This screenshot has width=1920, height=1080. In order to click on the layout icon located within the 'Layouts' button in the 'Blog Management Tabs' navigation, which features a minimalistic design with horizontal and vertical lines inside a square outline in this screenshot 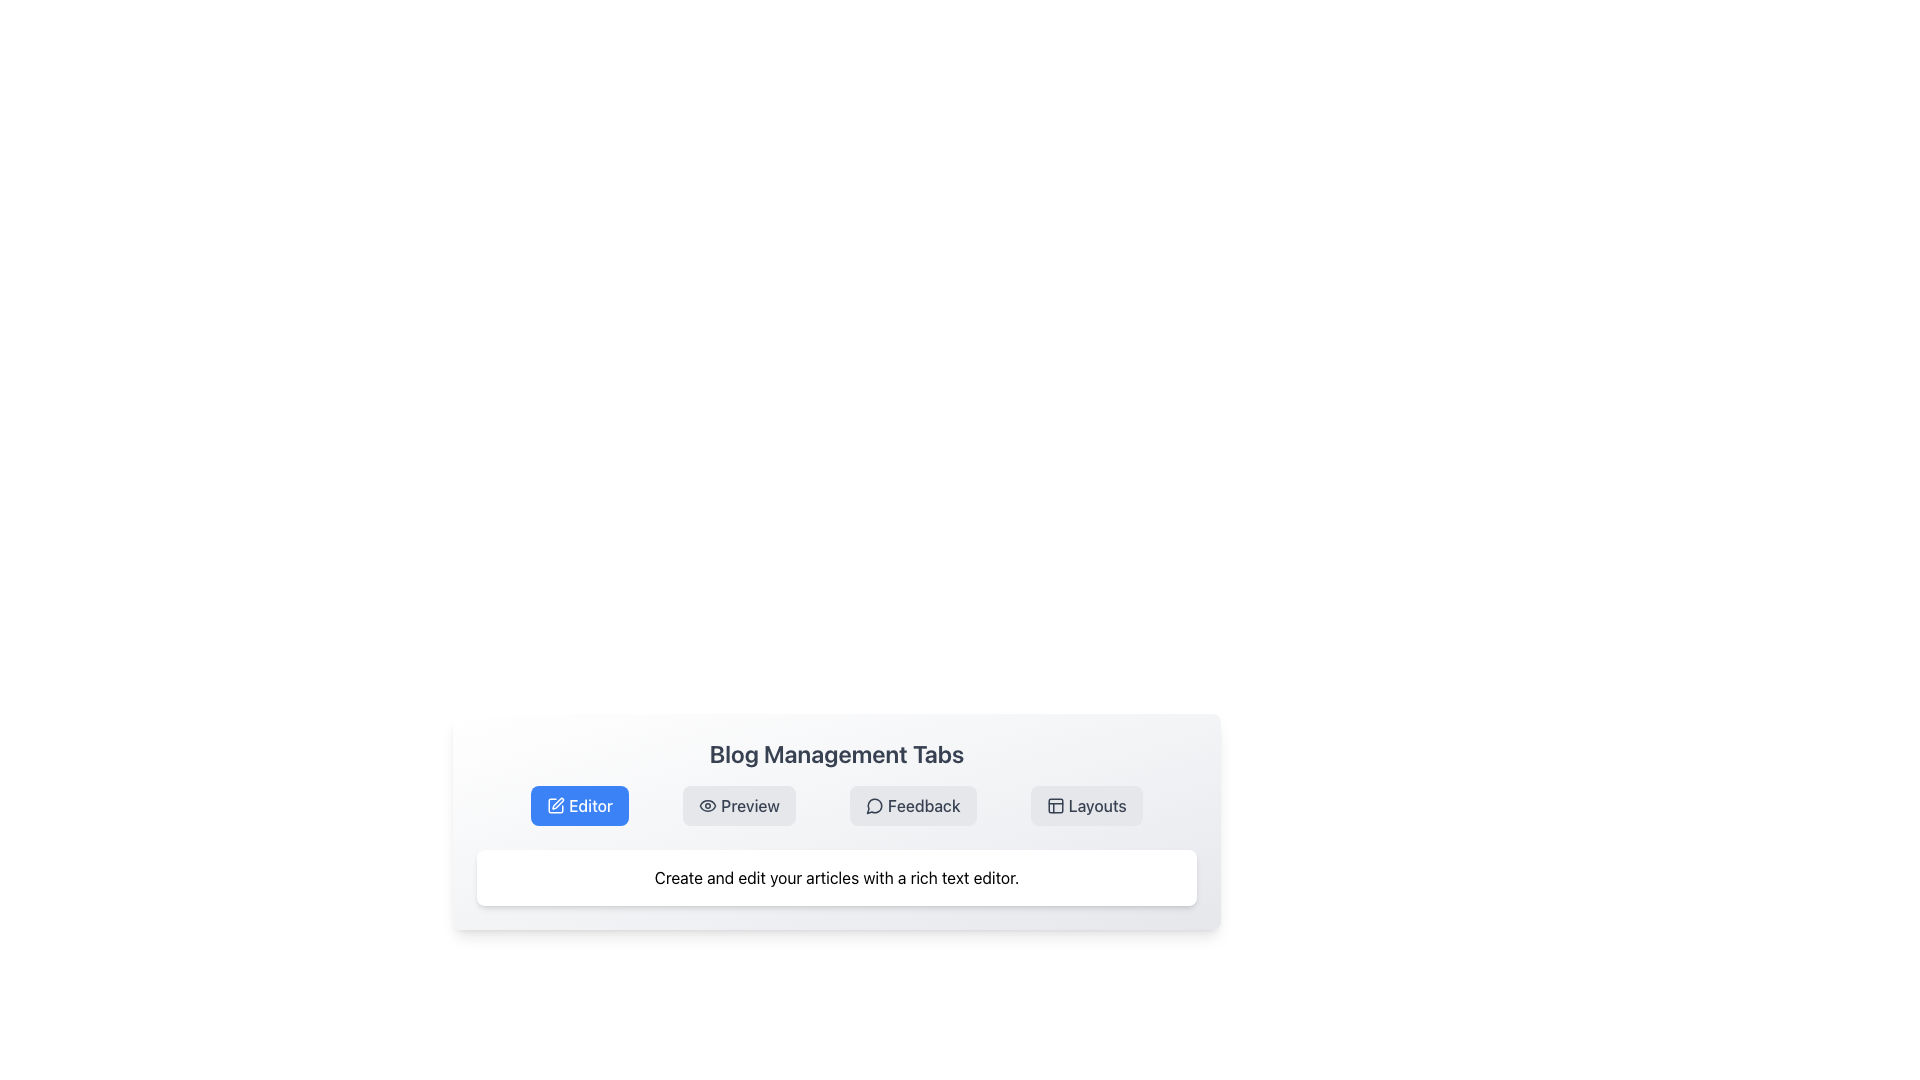, I will do `click(1054, 805)`.